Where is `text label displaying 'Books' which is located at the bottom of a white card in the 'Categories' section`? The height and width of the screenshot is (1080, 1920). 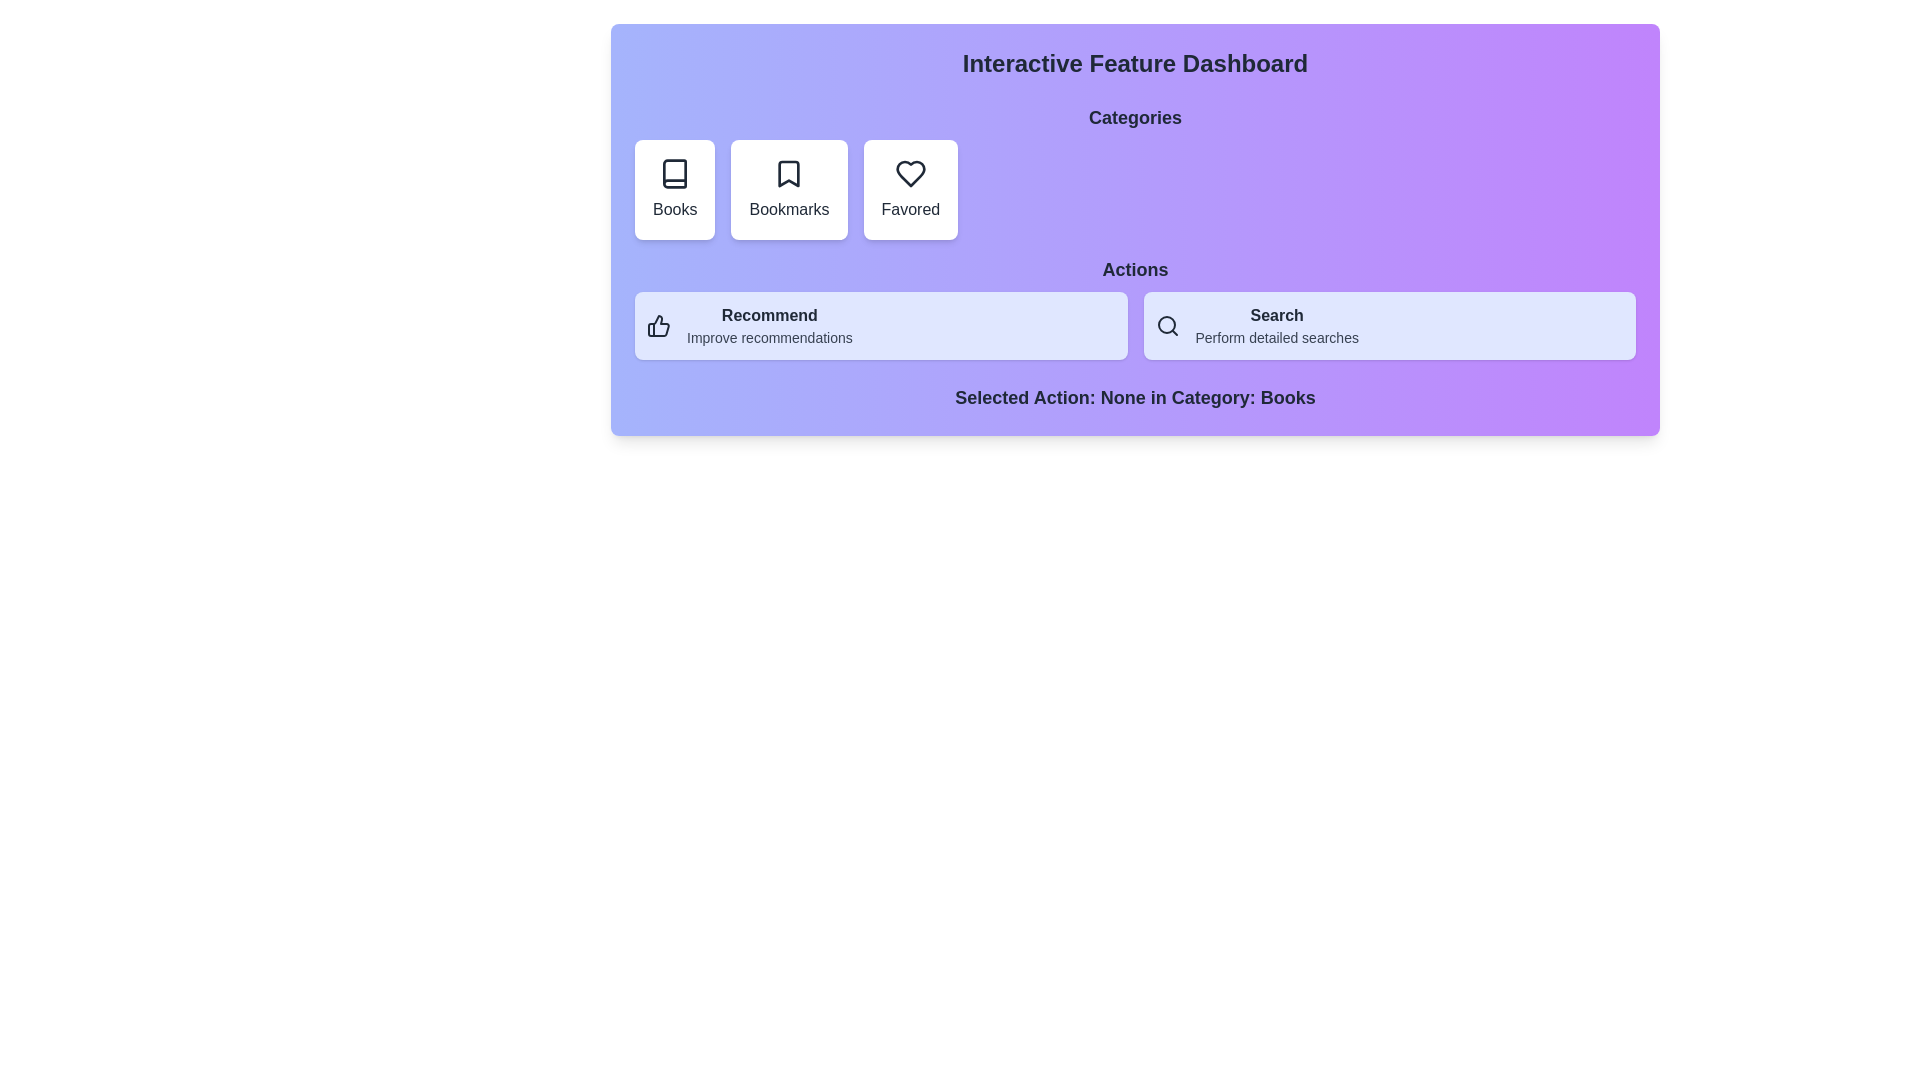 text label displaying 'Books' which is located at the bottom of a white card in the 'Categories' section is located at coordinates (675, 209).